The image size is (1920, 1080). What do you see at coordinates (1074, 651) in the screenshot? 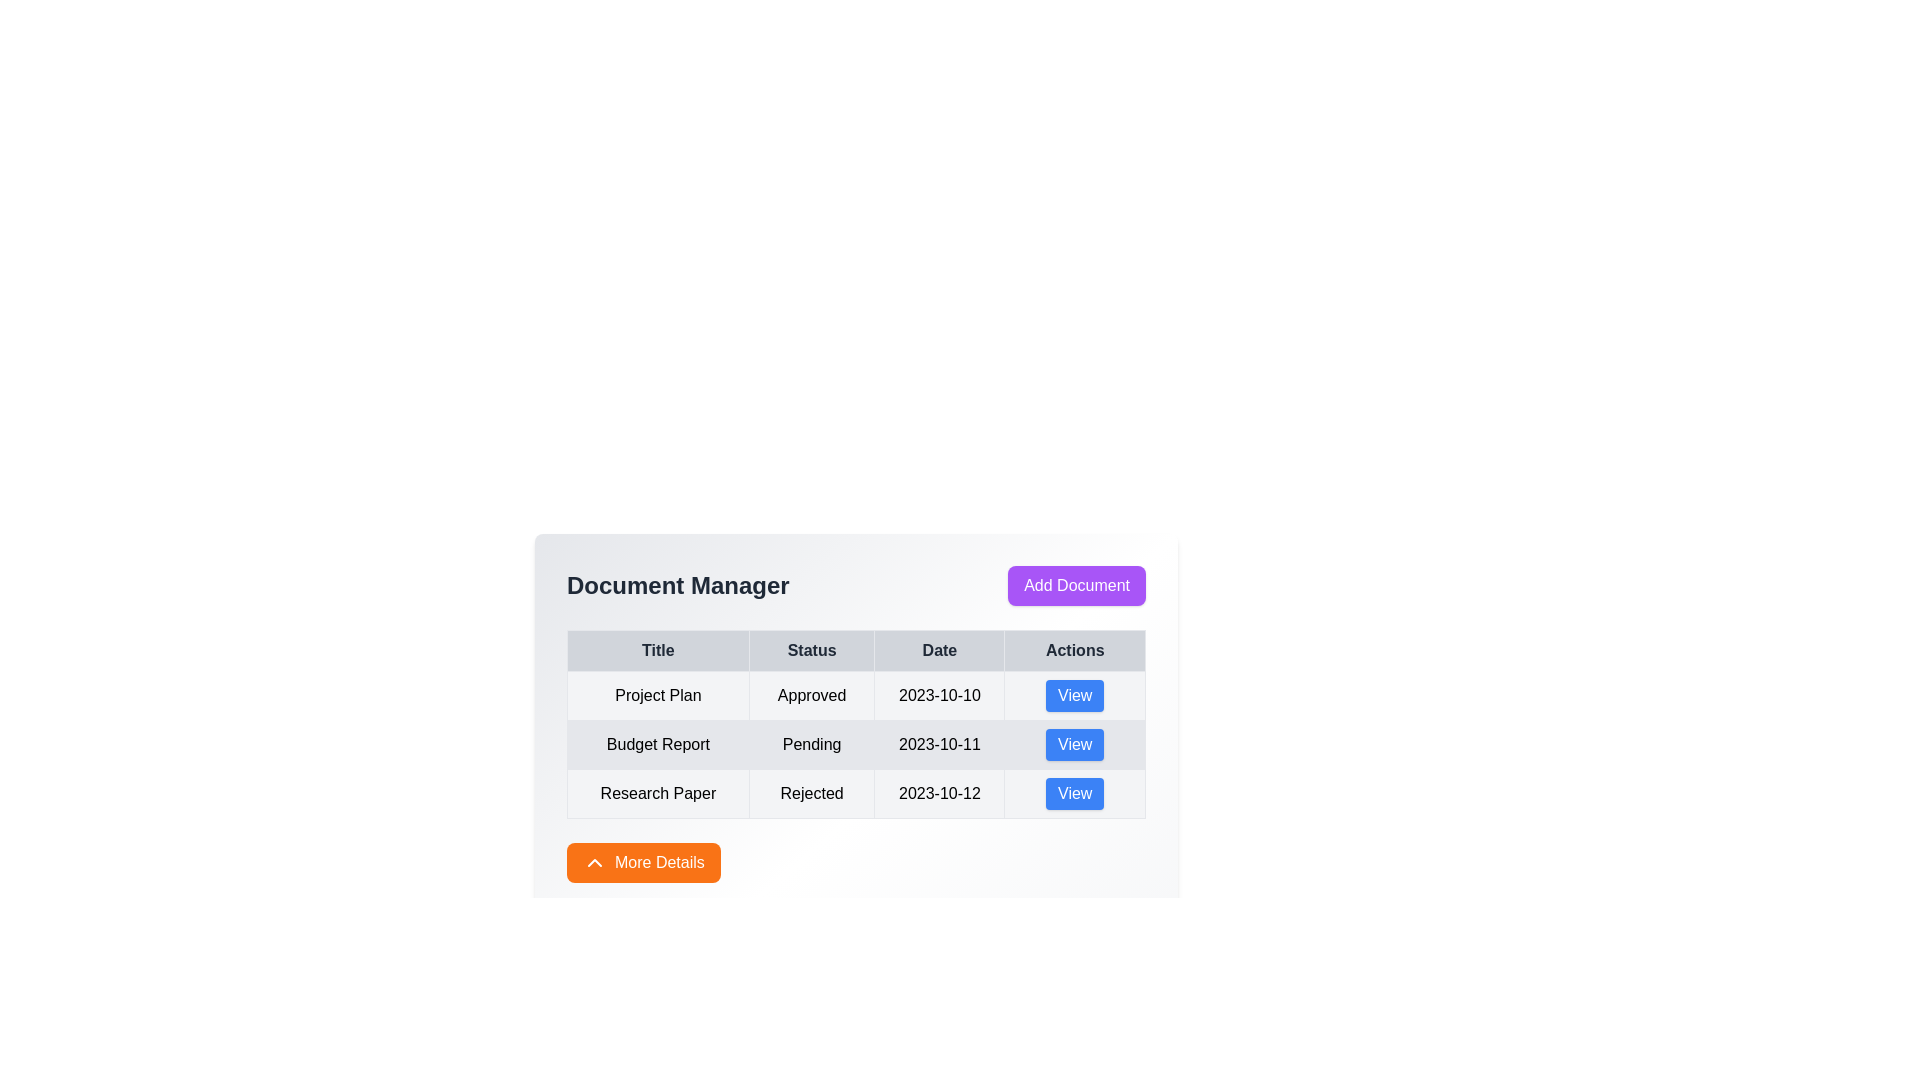
I see `the 'Actions' column header cell in the table, which is the fourth header cell positioned to the far right of the header row` at bounding box center [1074, 651].